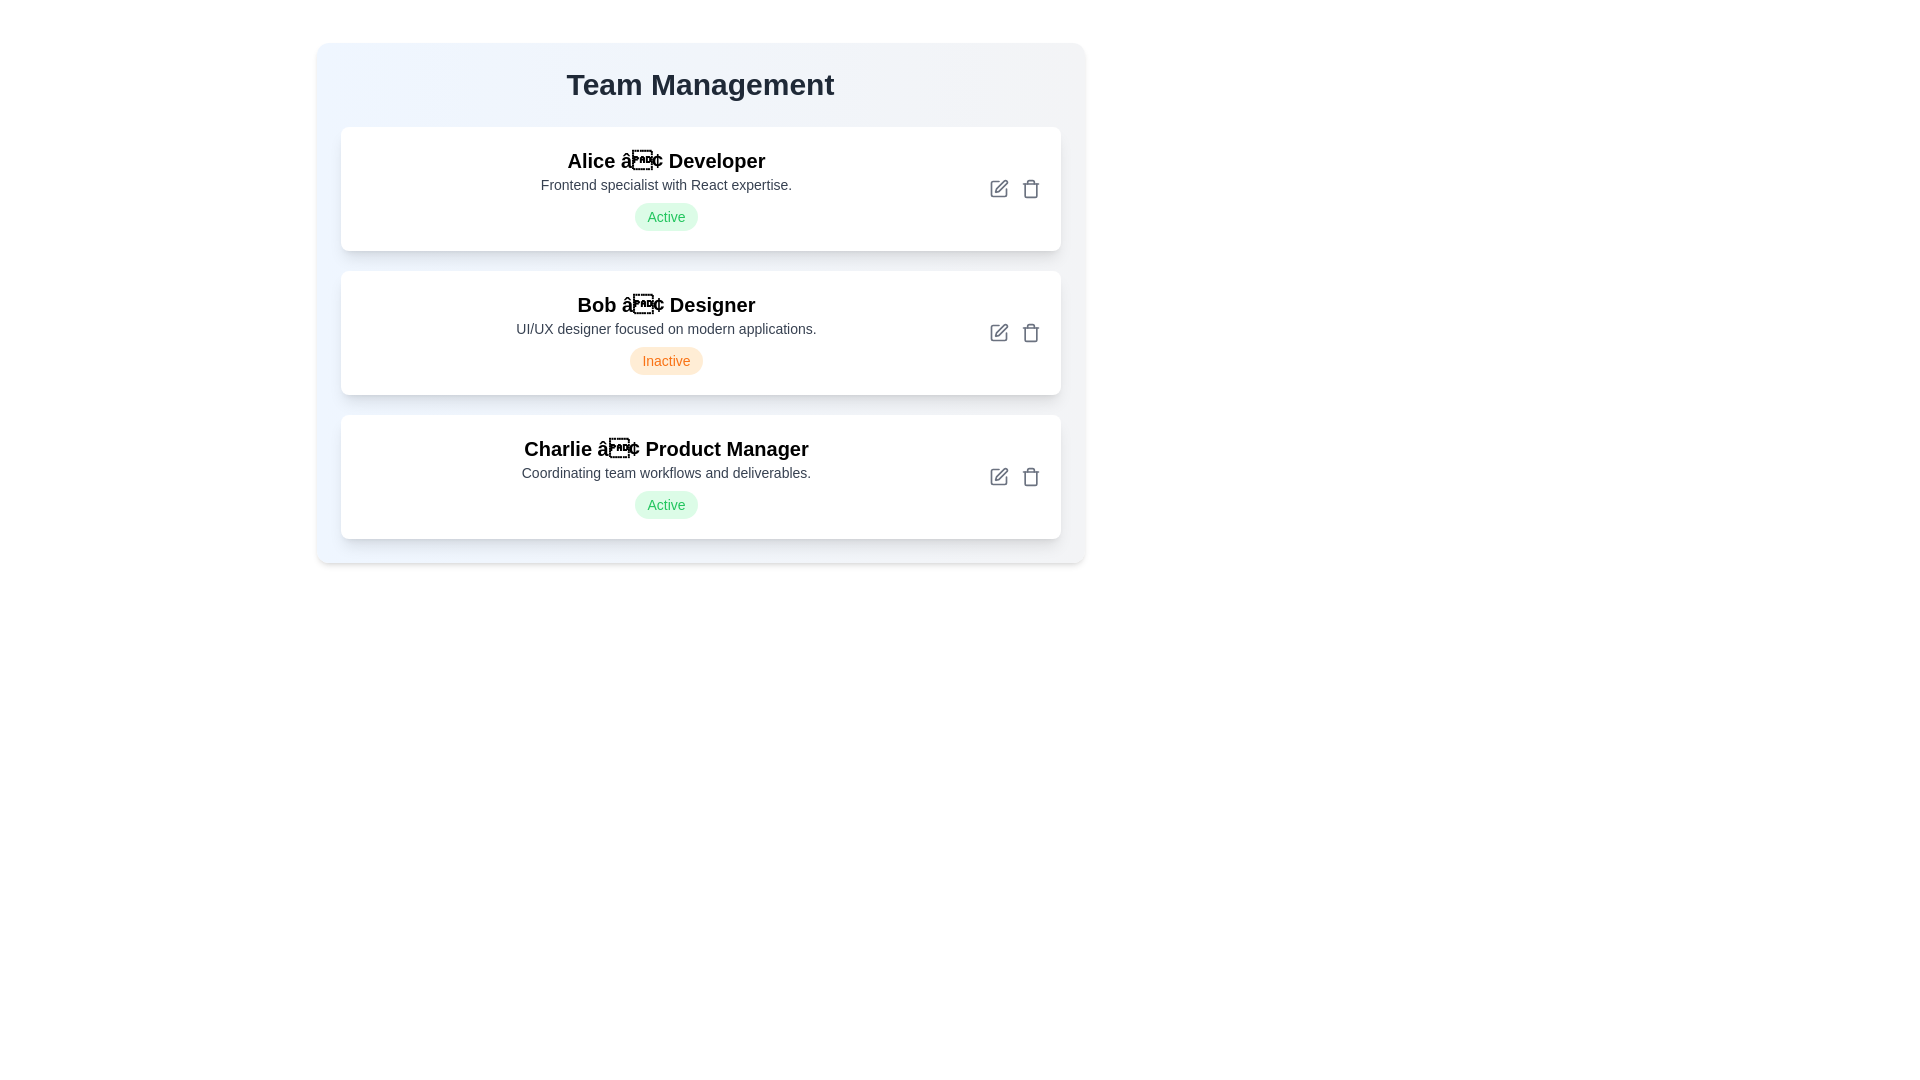 The height and width of the screenshot is (1080, 1920). Describe the element at coordinates (998, 331) in the screenshot. I see `edit icon for the team member Bob` at that location.